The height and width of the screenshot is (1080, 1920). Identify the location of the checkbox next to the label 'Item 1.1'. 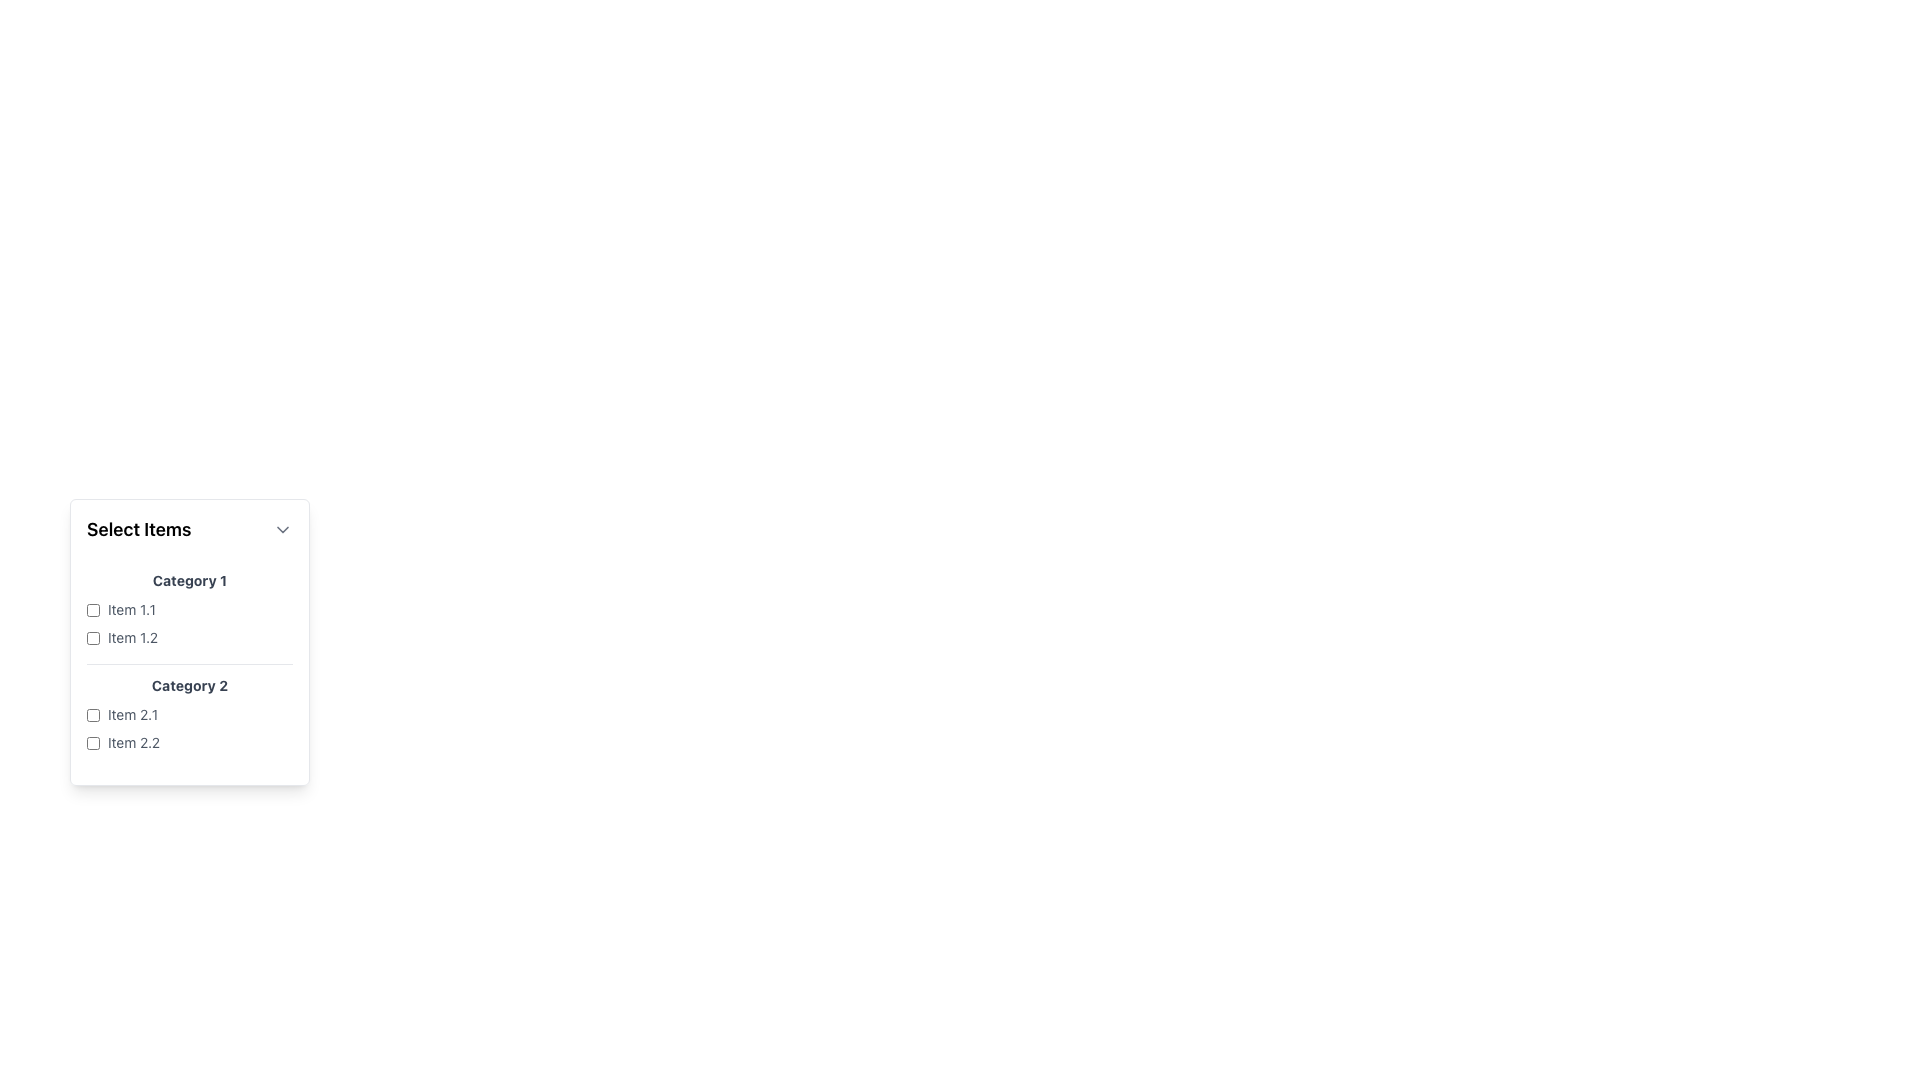
(92, 608).